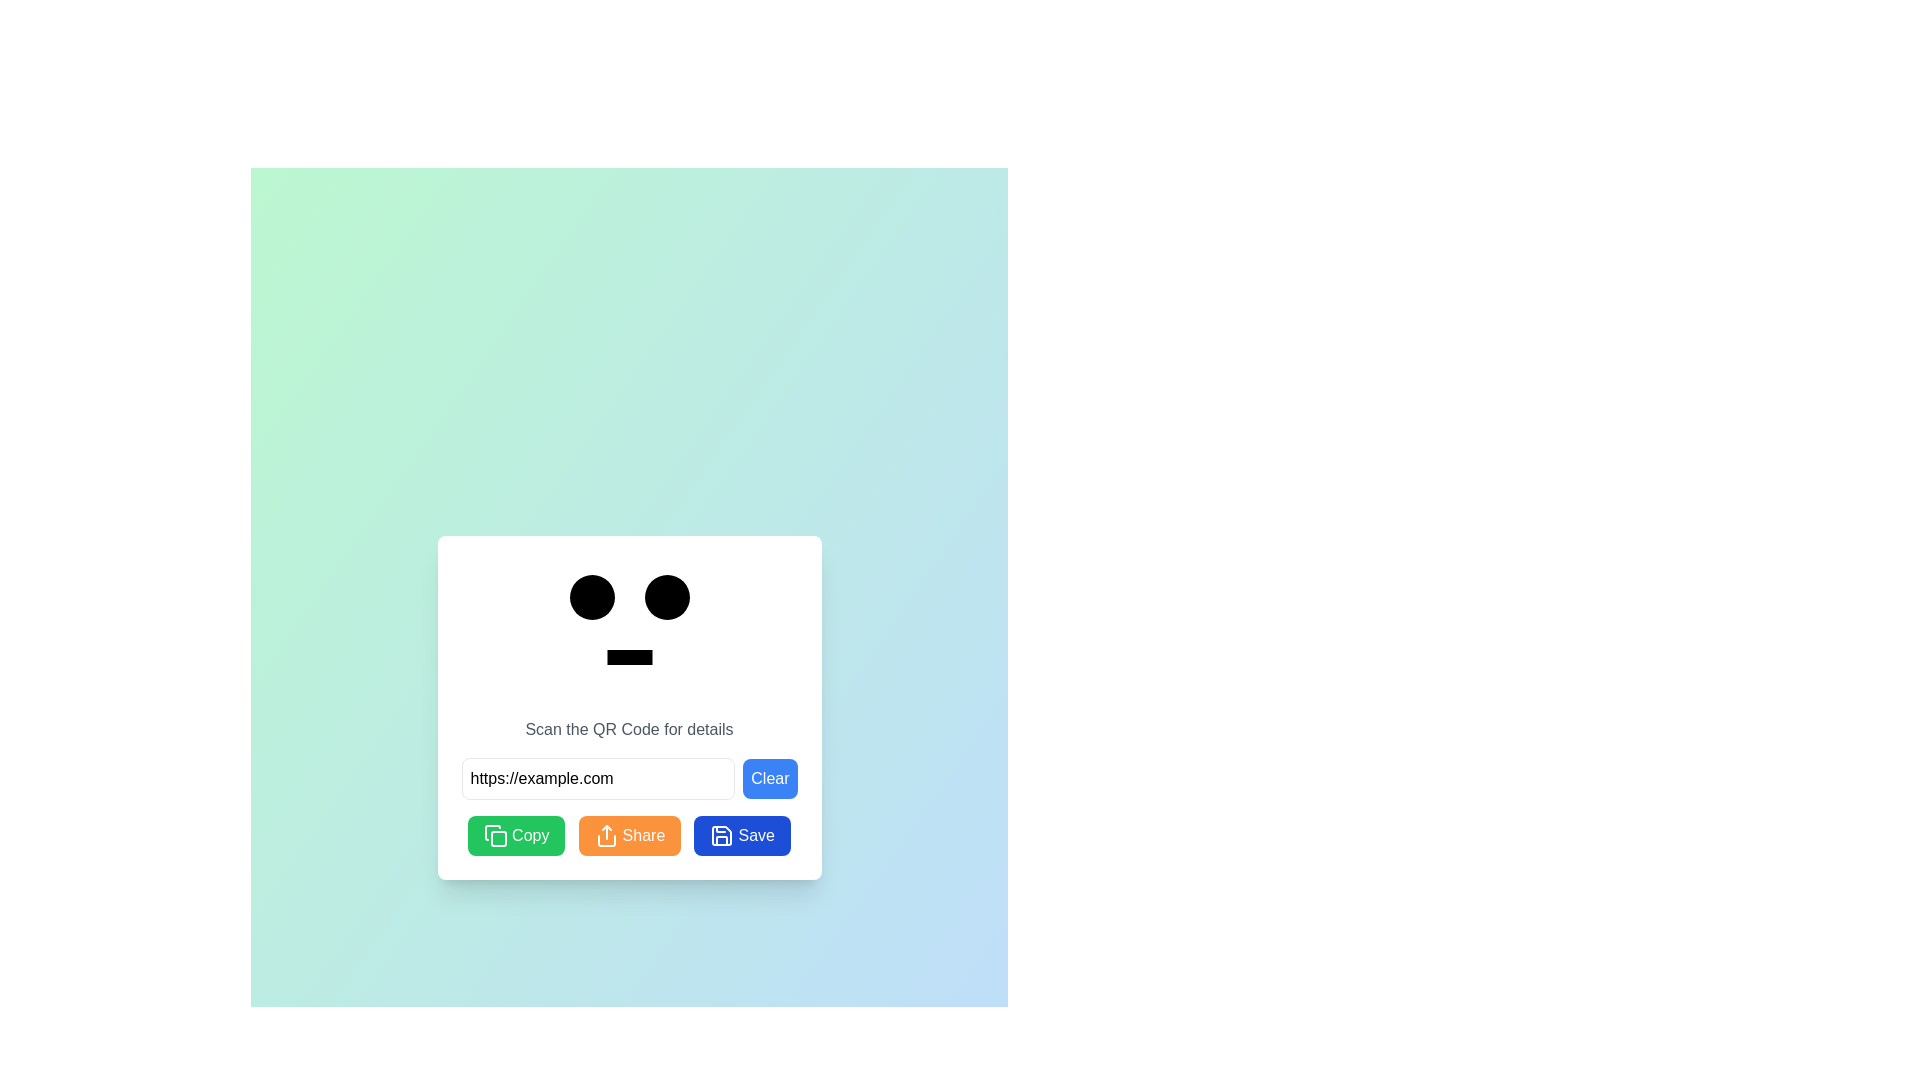 Image resolution: width=1920 pixels, height=1080 pixels. What do you see at coordinates (628, 836) in the screenshot?
I see `the 'Share' button, which has an orange background and white text, located as the second button in a row of three action buttons at the bottom of the dialog box` at bounding box center [628, 836].